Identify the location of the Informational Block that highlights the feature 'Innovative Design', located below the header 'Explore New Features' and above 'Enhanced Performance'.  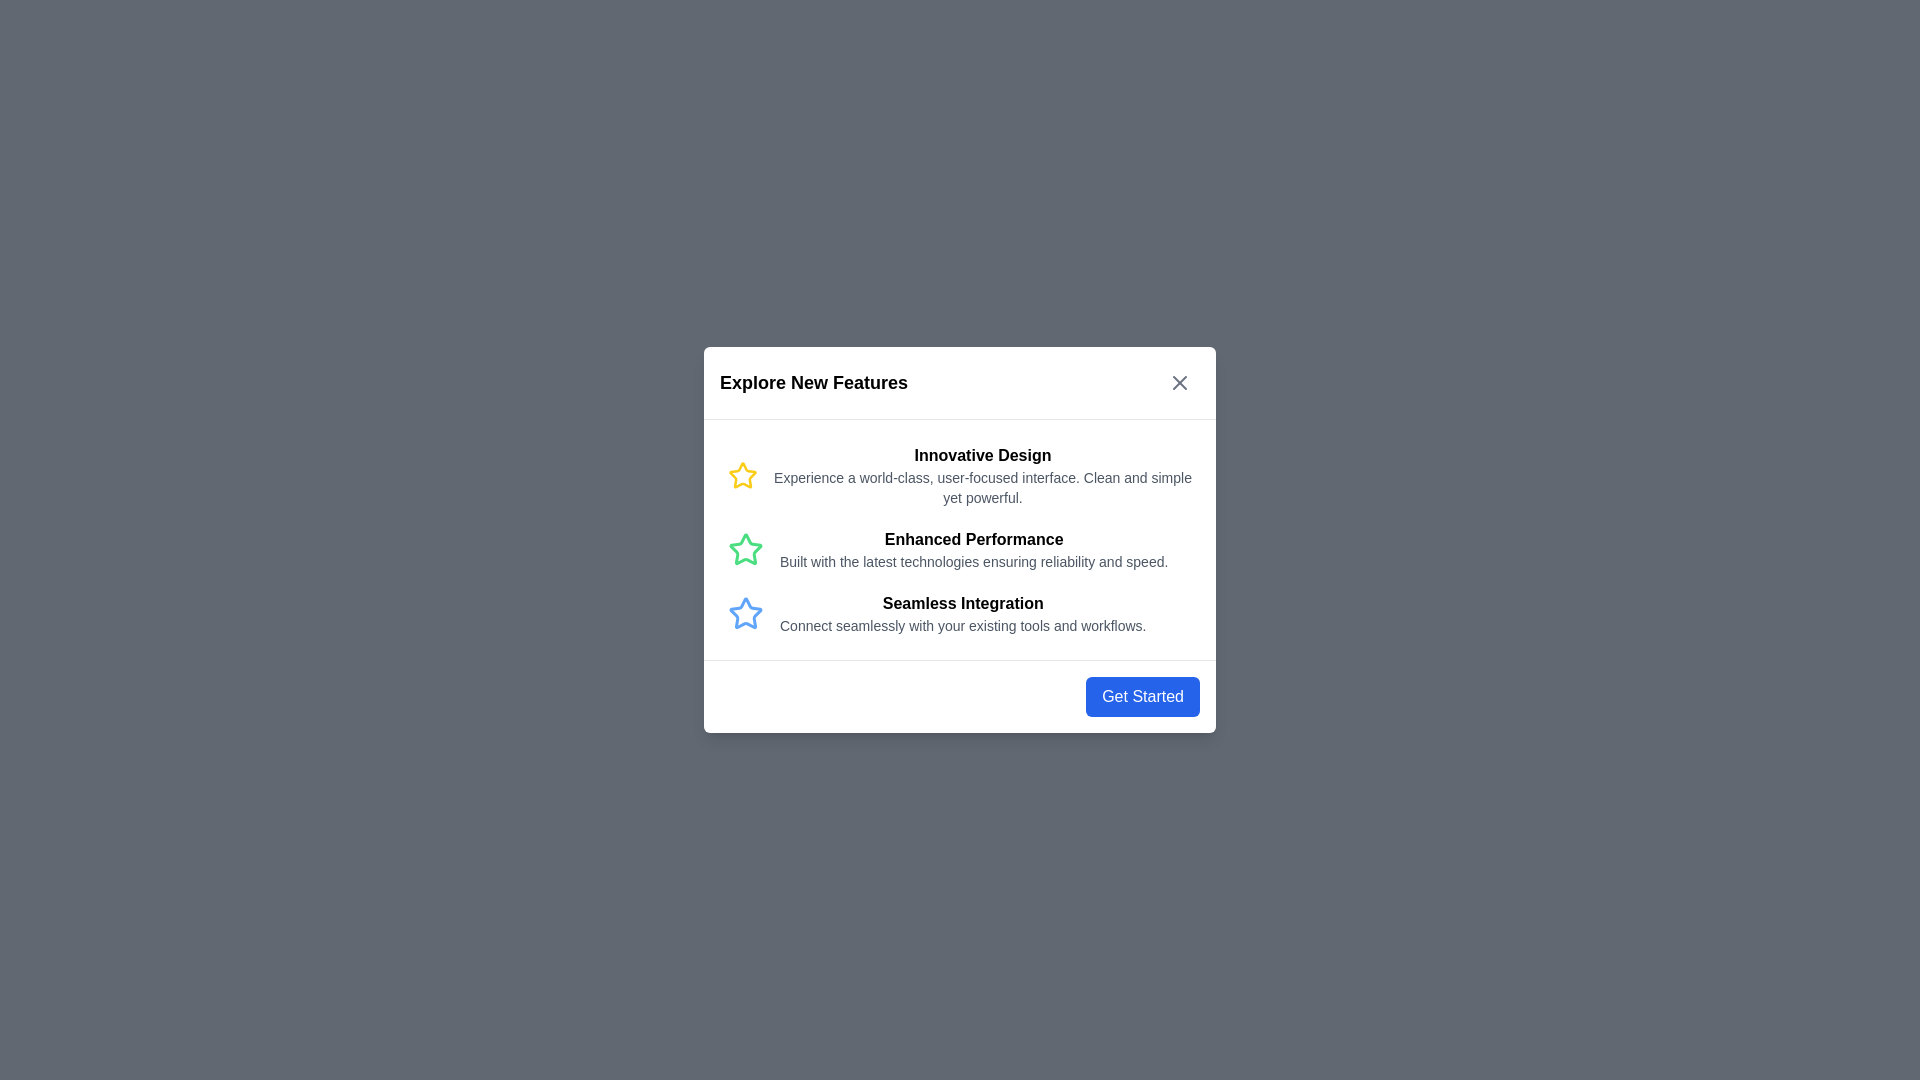
(960, 475).